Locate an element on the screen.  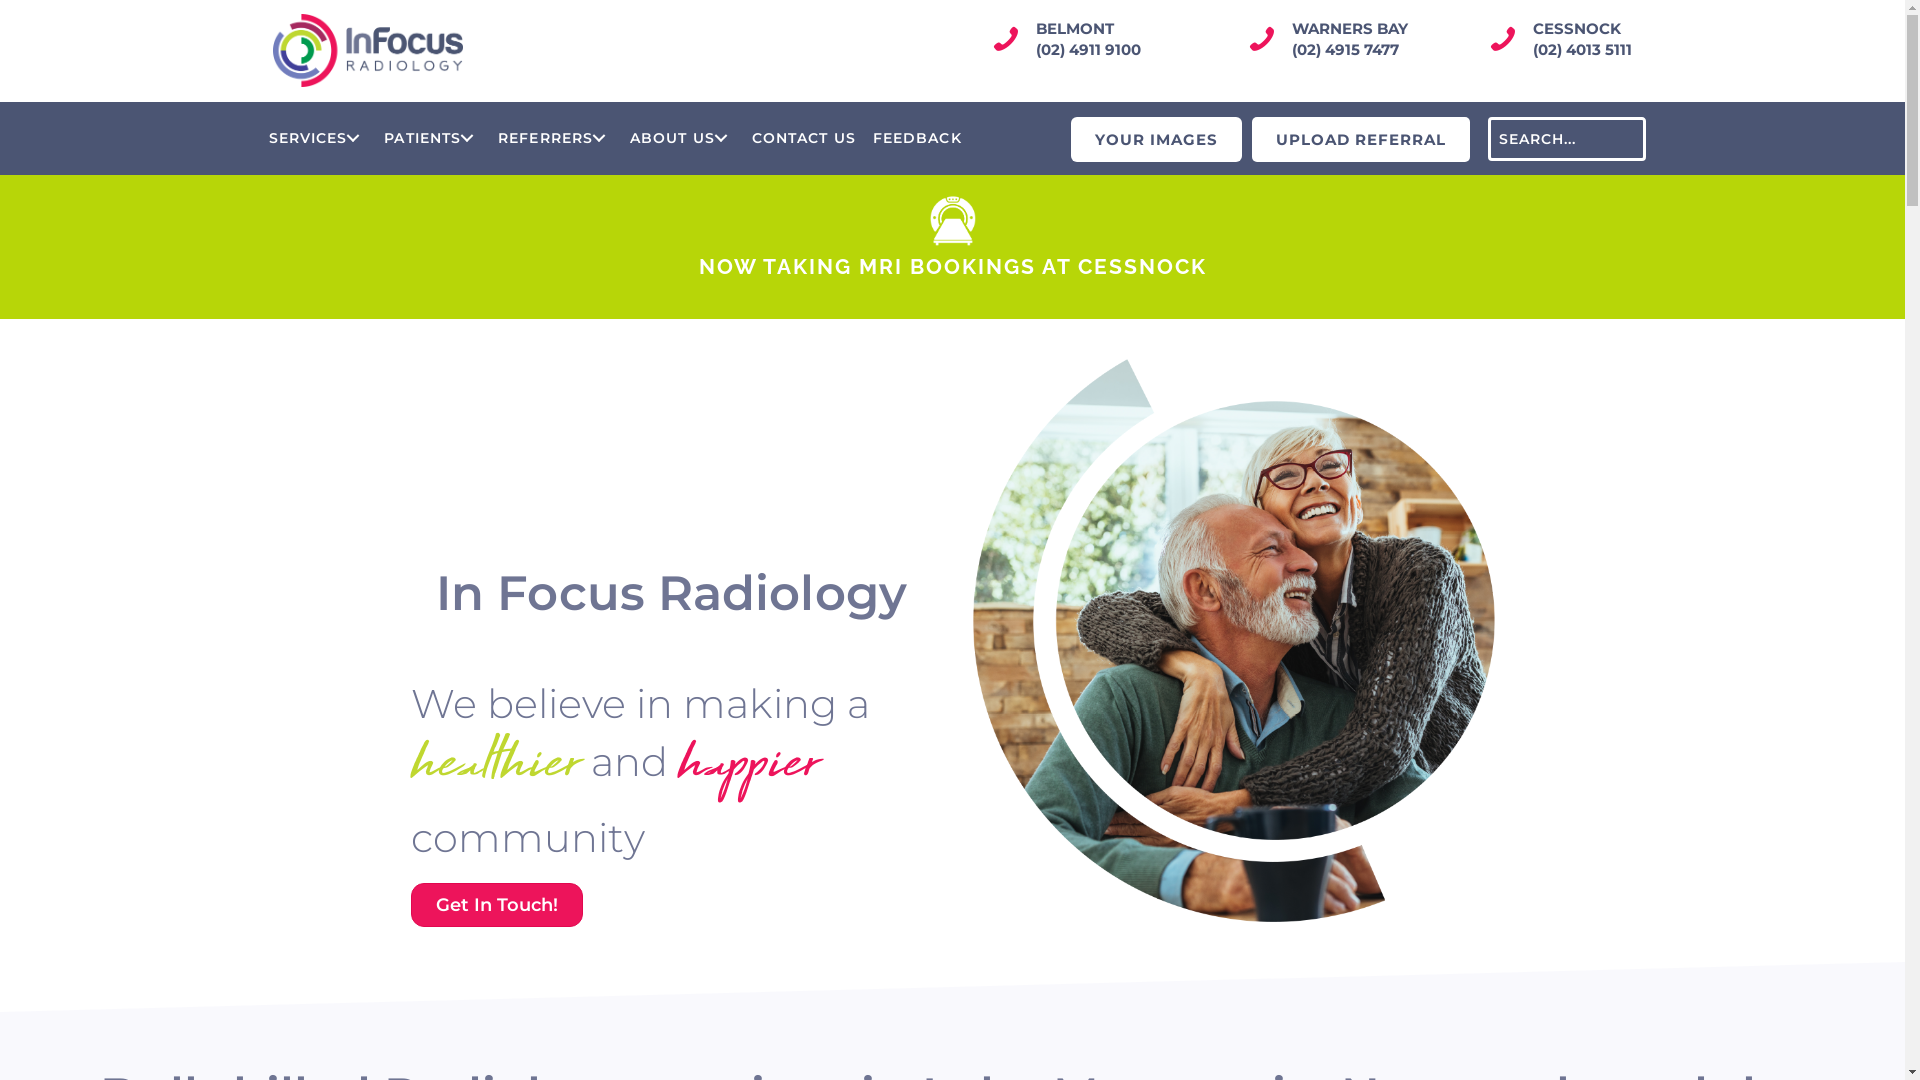
'ABOUT US' is located at coordinates (682, 137).